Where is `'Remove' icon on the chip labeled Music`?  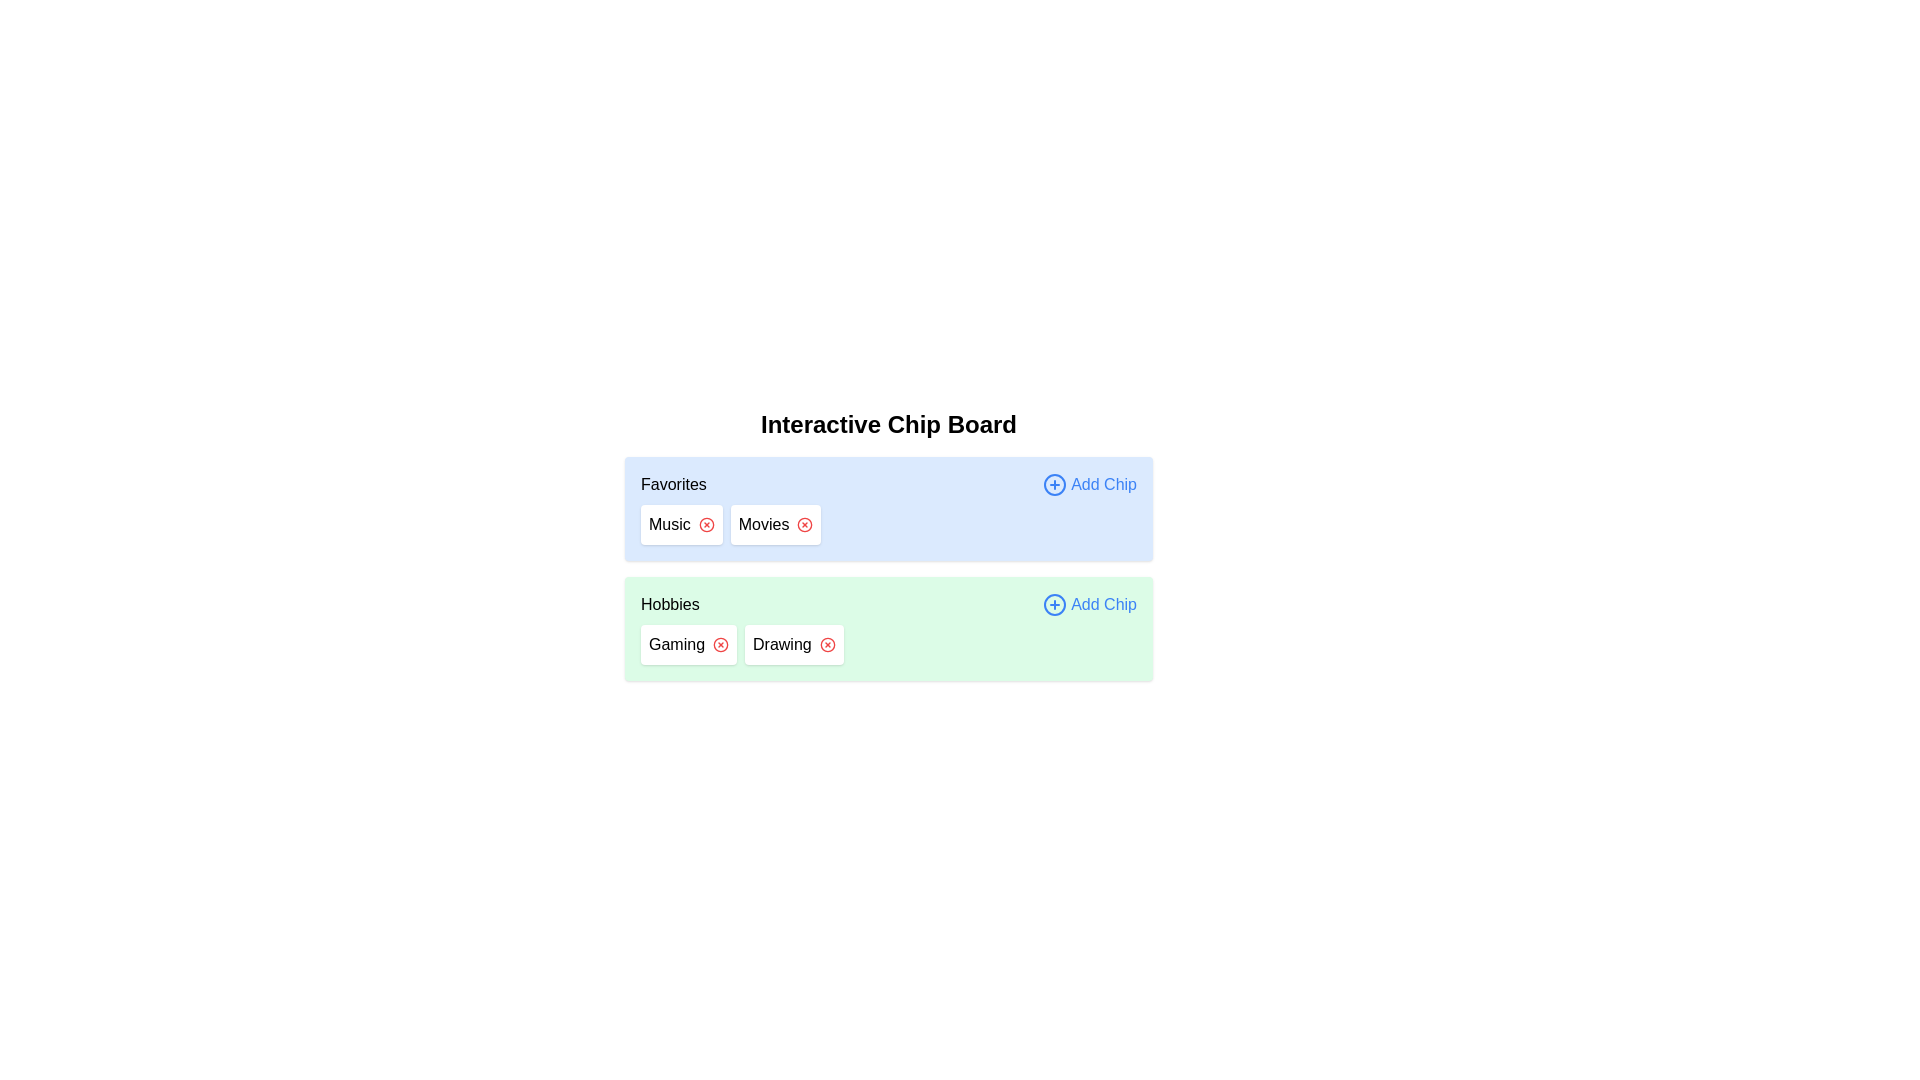 'Remove' icon on the chip labeled Music is located at coordinates (706, 523).